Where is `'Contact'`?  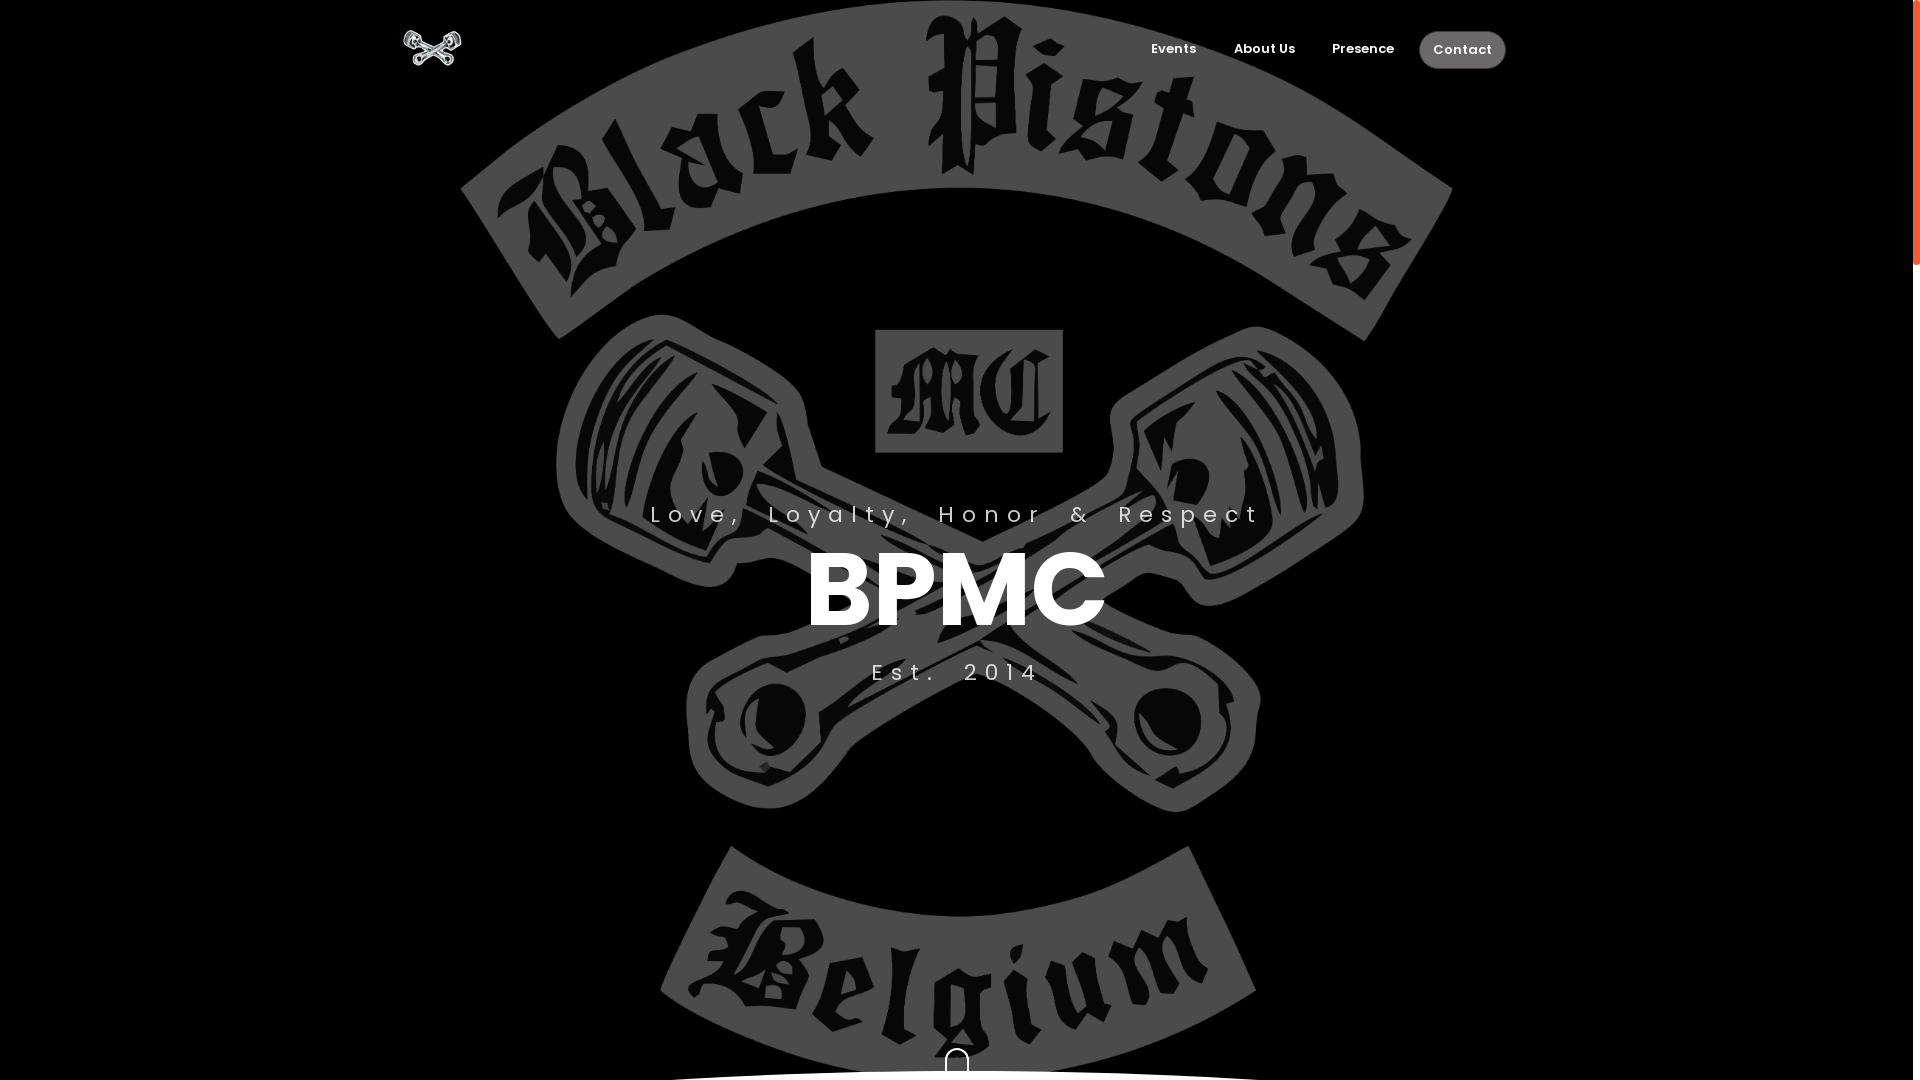 'Contact' is located at coordinates (1462, 49).